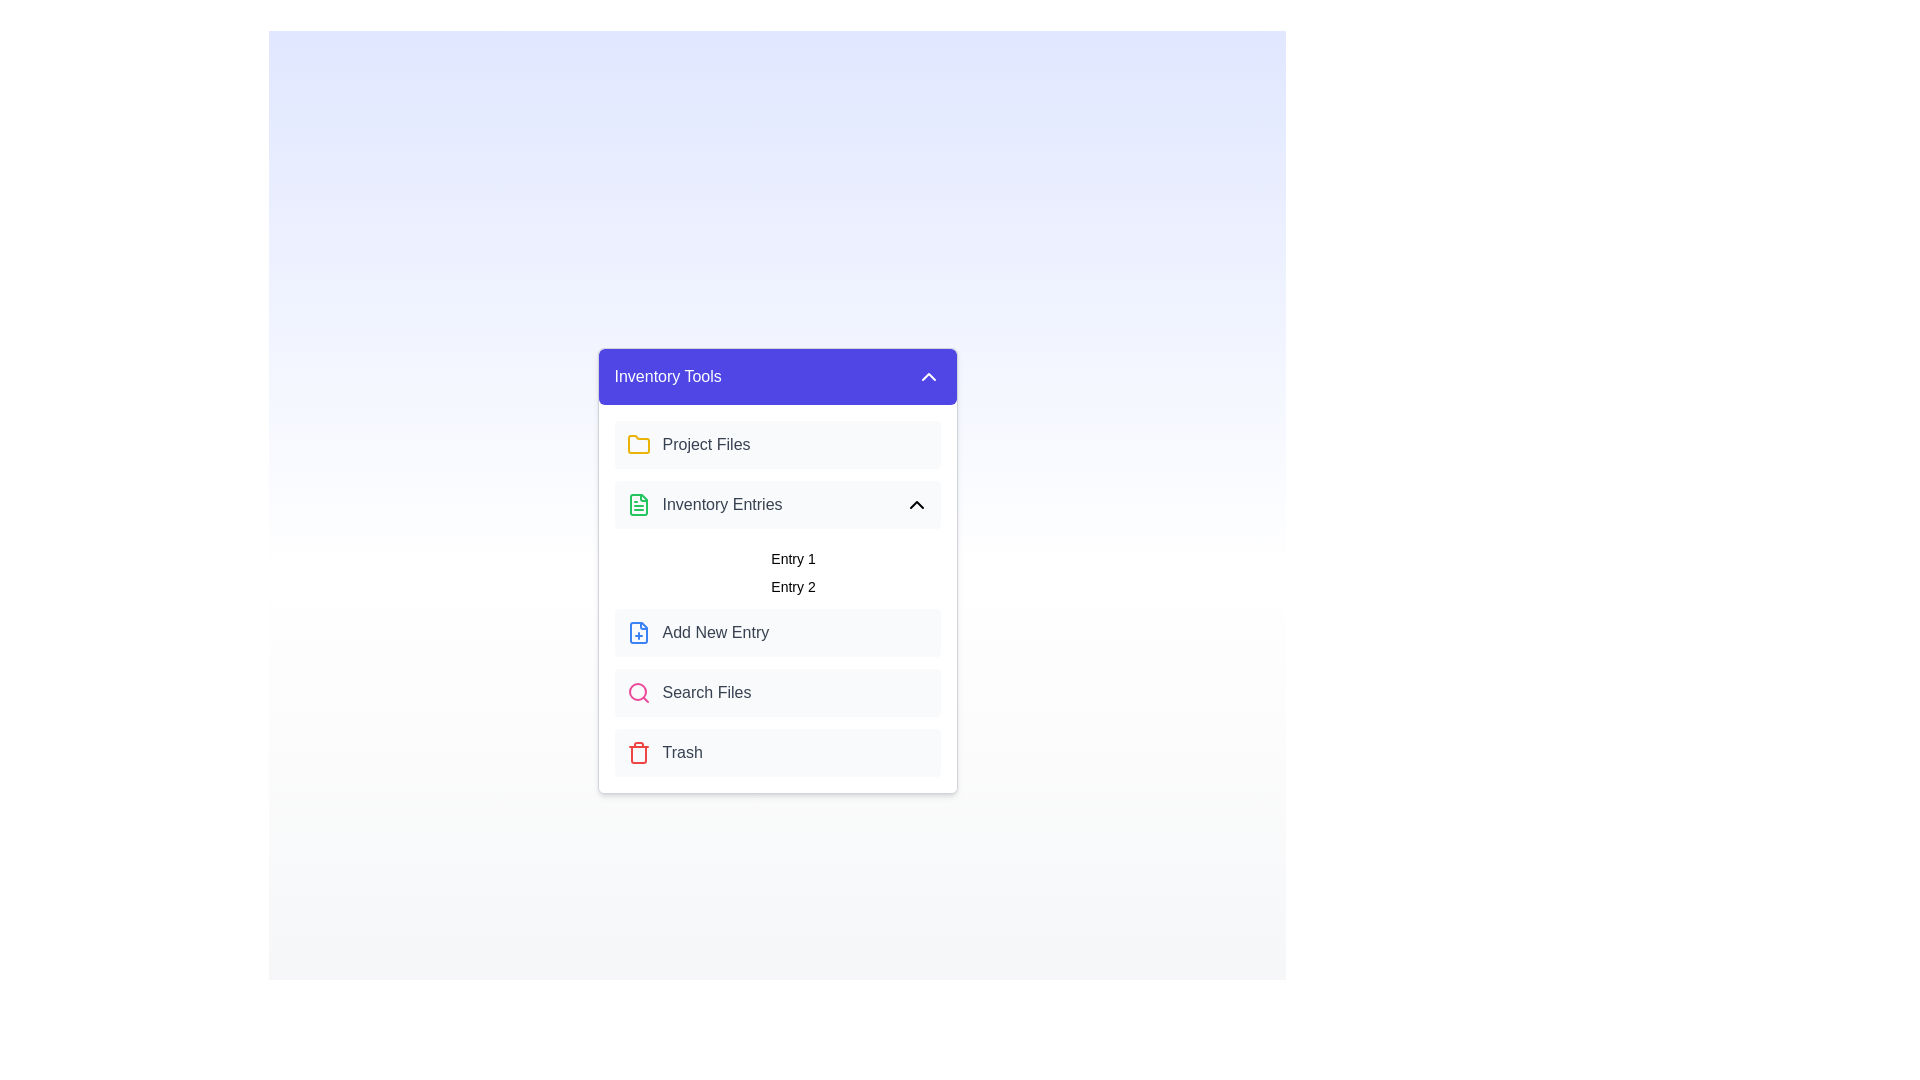 The width and height of the screenshot is (1920, 1080). Describe the element at coordinates (776, 597) in the screenshot. I see `the second panel segment in the 'Inventory Tools' section` at that location.